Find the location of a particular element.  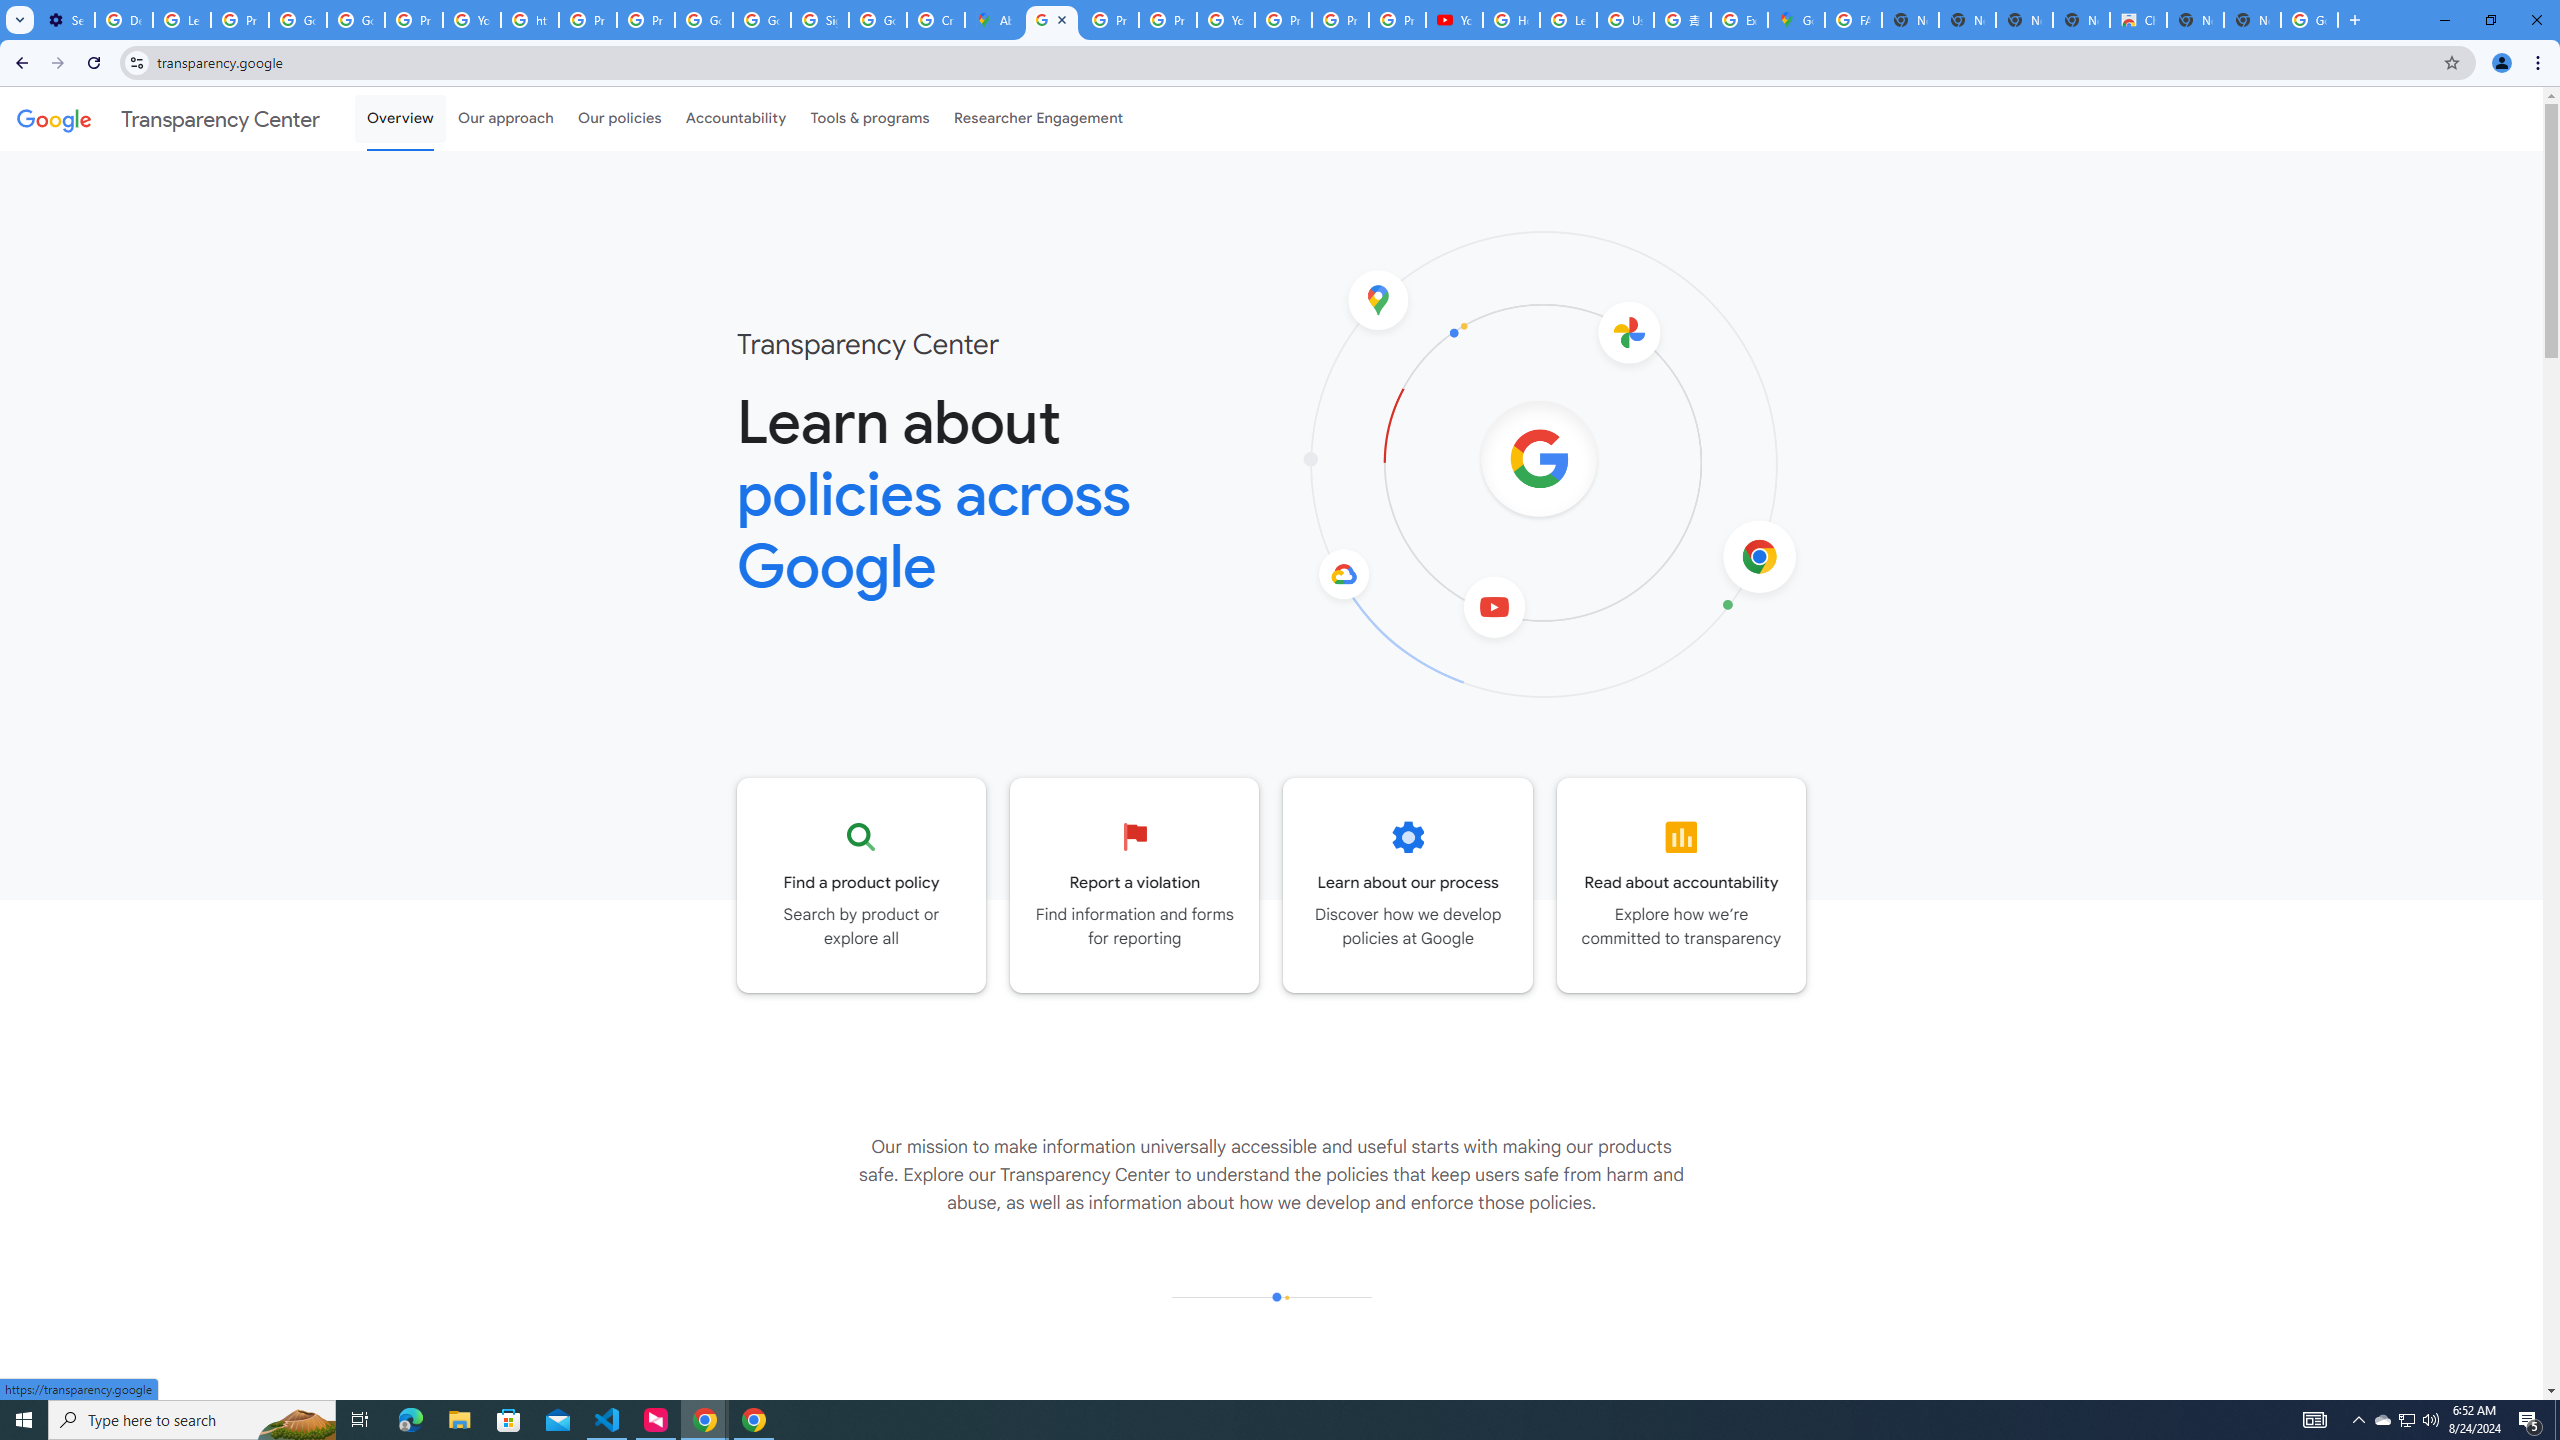

'Create your Google Account' is located at coordinates (934, 19).